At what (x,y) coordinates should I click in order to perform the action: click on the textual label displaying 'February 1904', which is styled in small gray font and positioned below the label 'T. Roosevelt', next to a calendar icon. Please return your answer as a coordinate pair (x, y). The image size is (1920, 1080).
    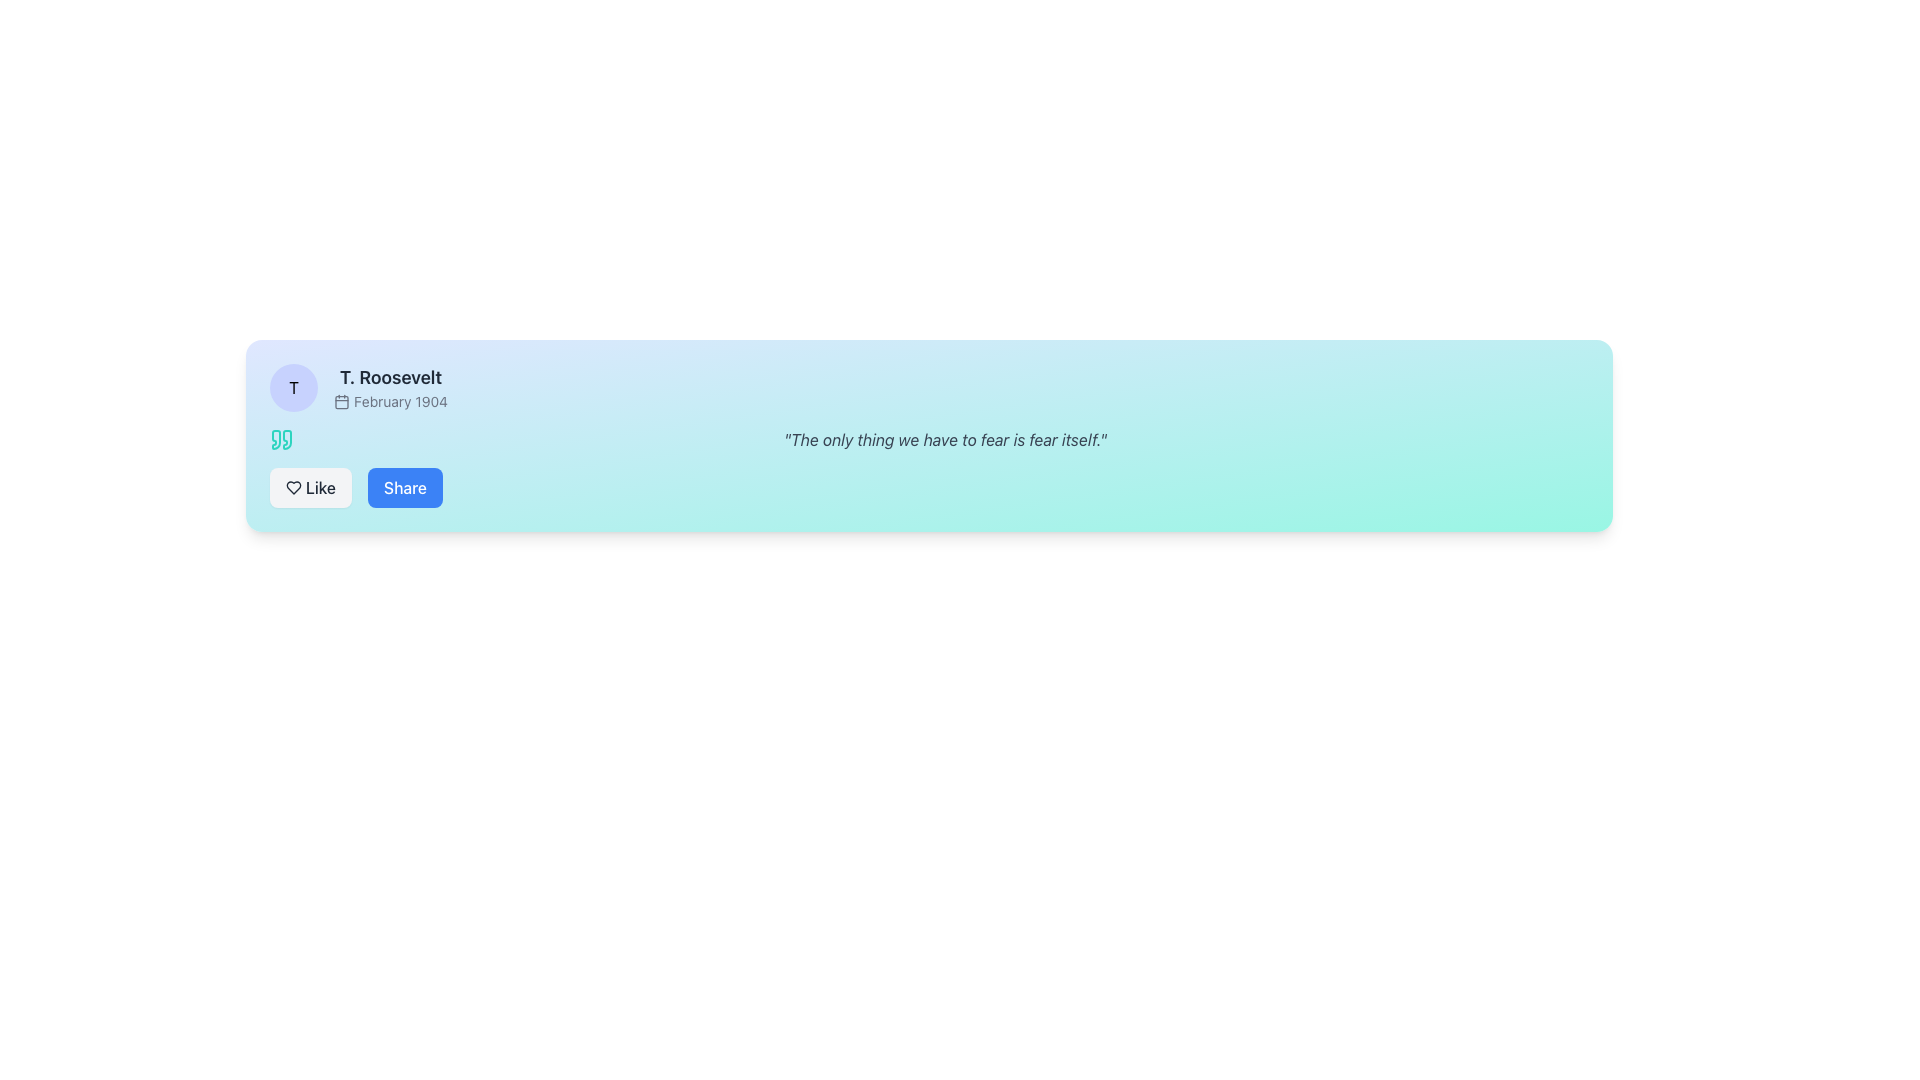
    Looking at the image, I should click on (391, 401).